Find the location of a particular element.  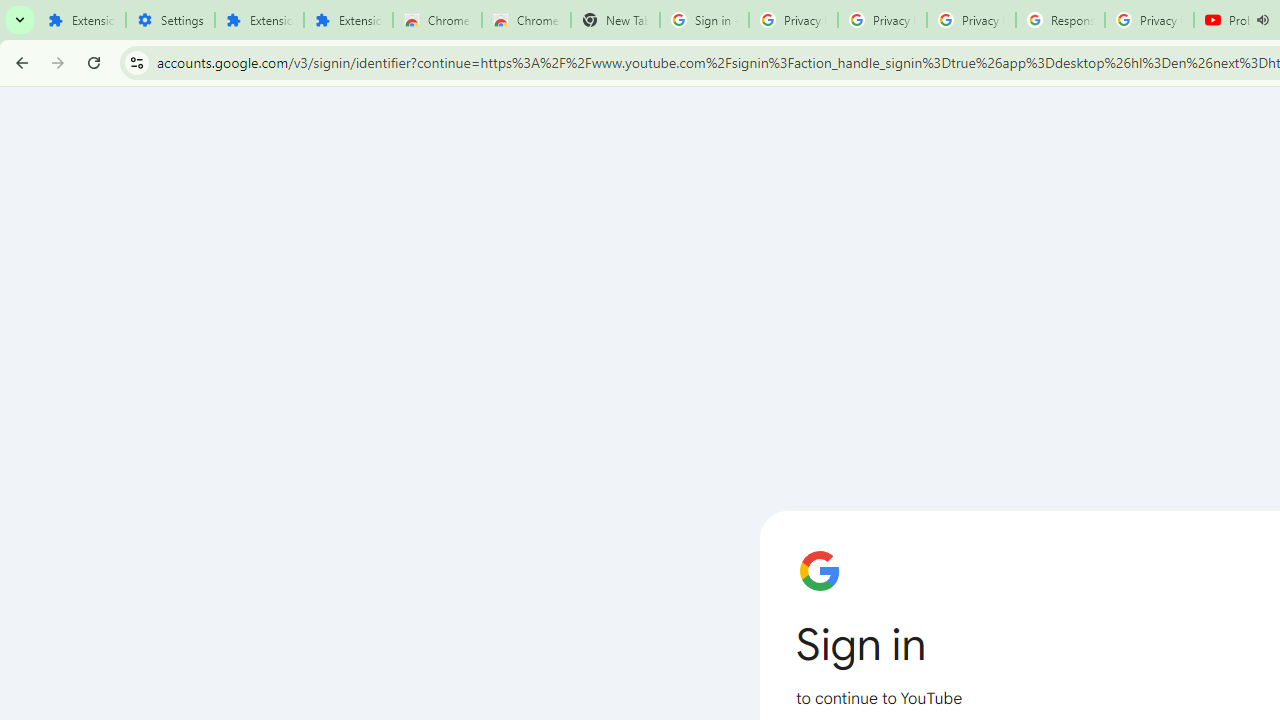

'Chrome Web Store' is located at coordinates (436, 20).